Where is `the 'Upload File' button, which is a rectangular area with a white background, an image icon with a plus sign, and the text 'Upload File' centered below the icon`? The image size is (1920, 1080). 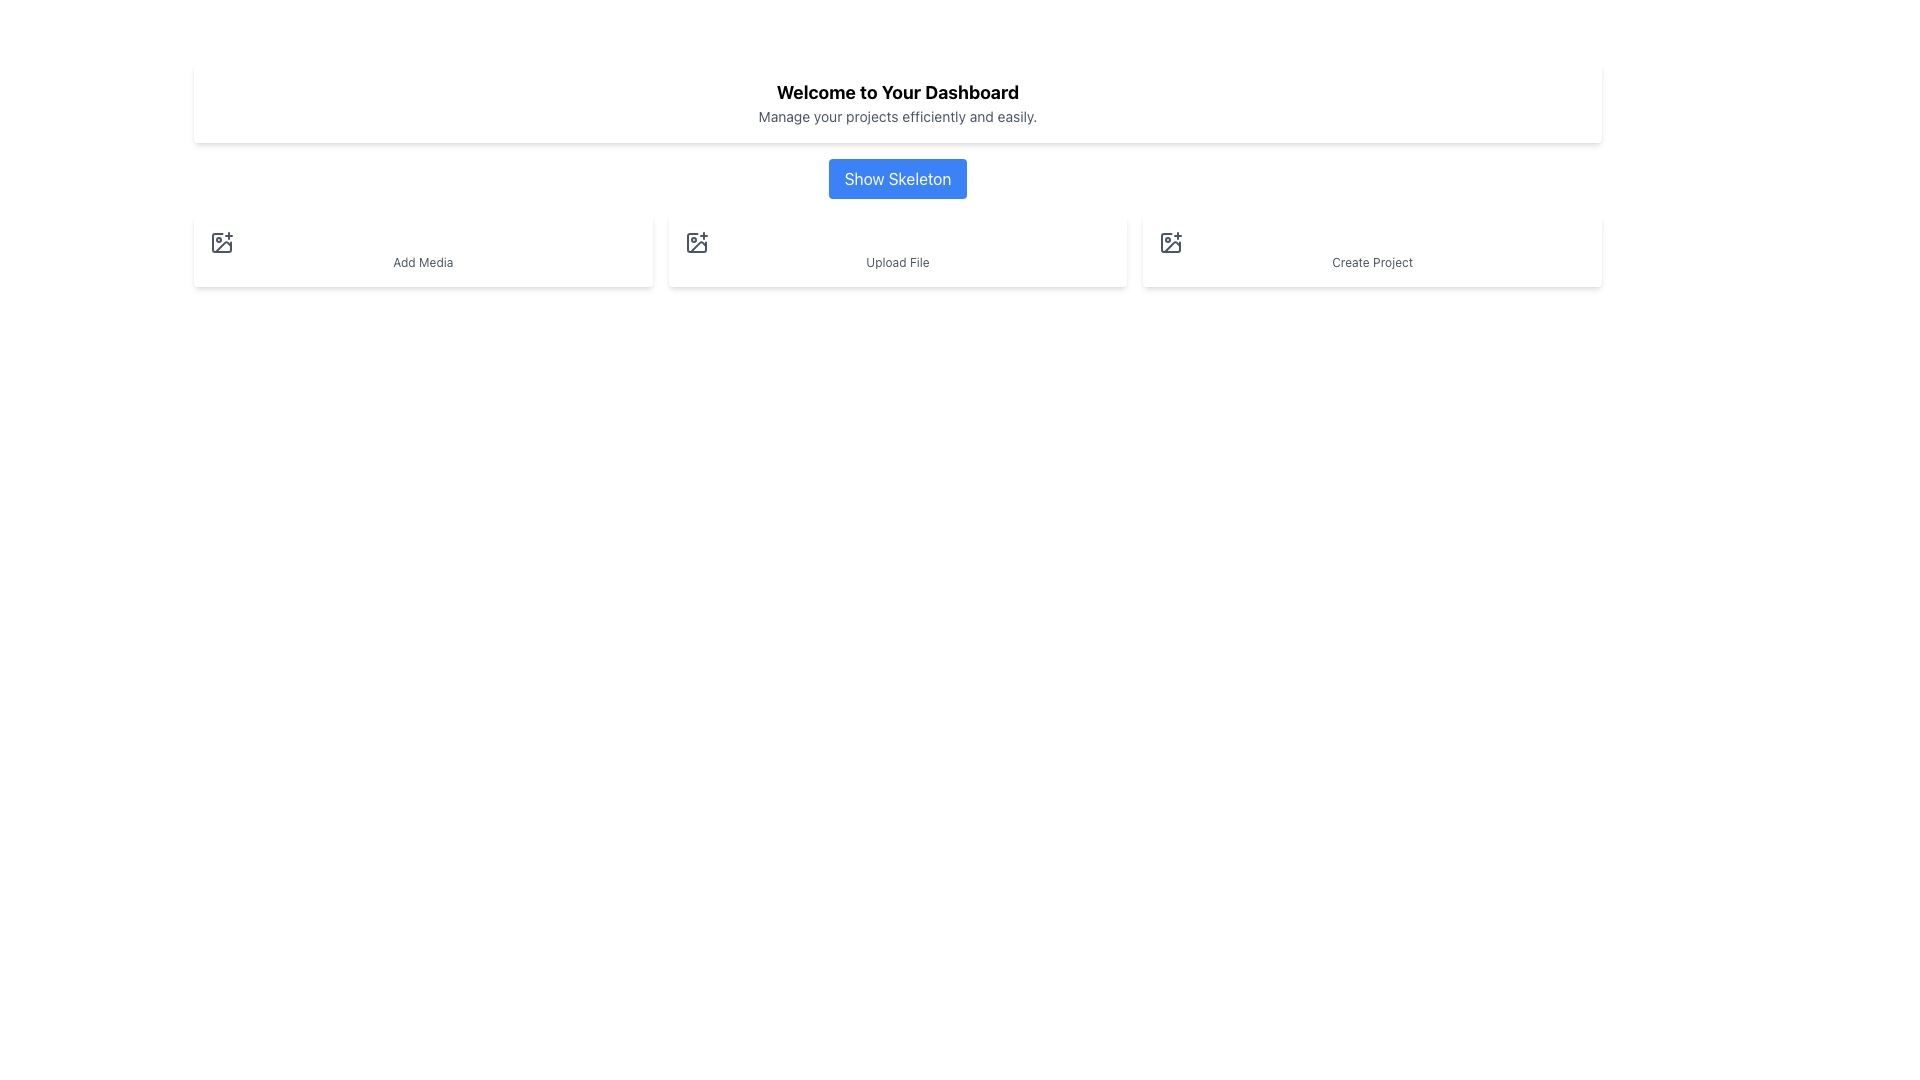 the 'Upload File' button, which is a rectangular area with a white background, an image icon with a plus sign, and the text 'Upload File' centered below the icon is located at coordinates (896, 249).